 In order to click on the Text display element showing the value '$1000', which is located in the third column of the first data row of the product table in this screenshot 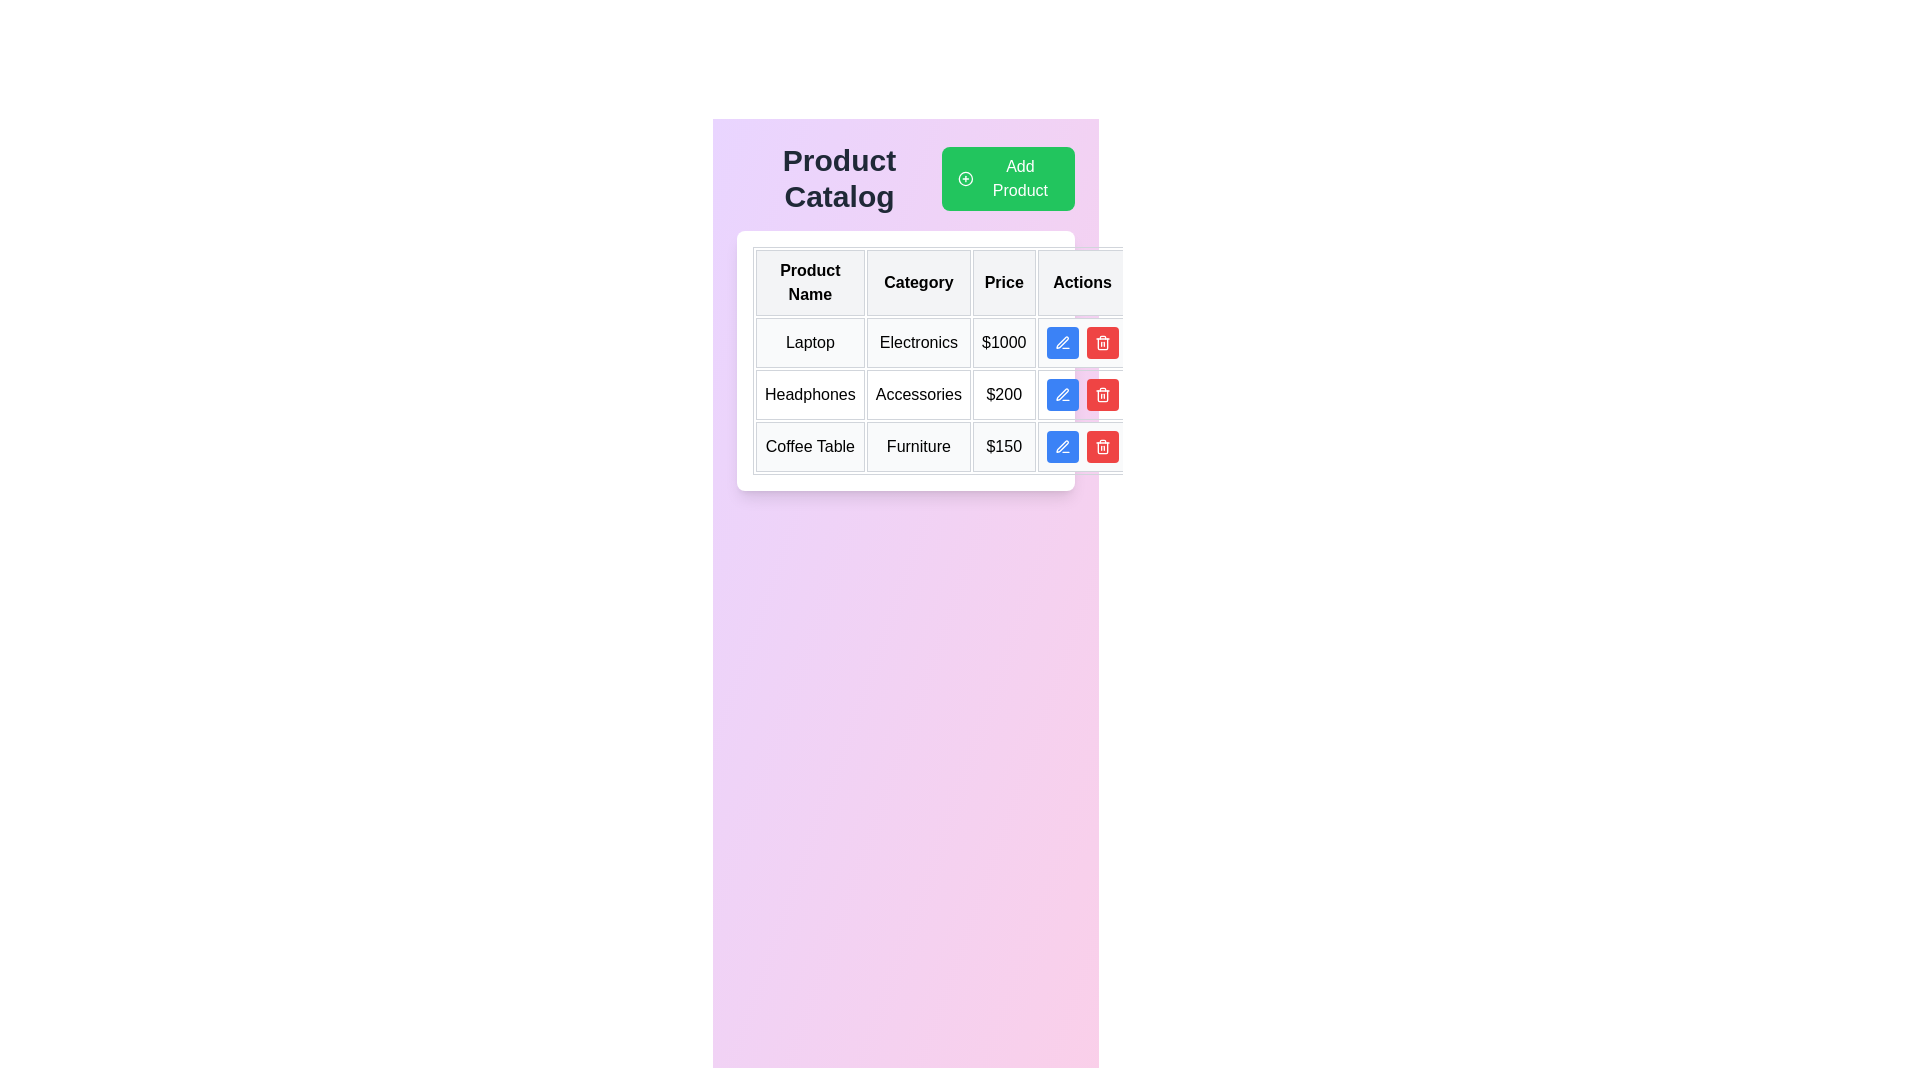, I will do `click(1004, 342)`.